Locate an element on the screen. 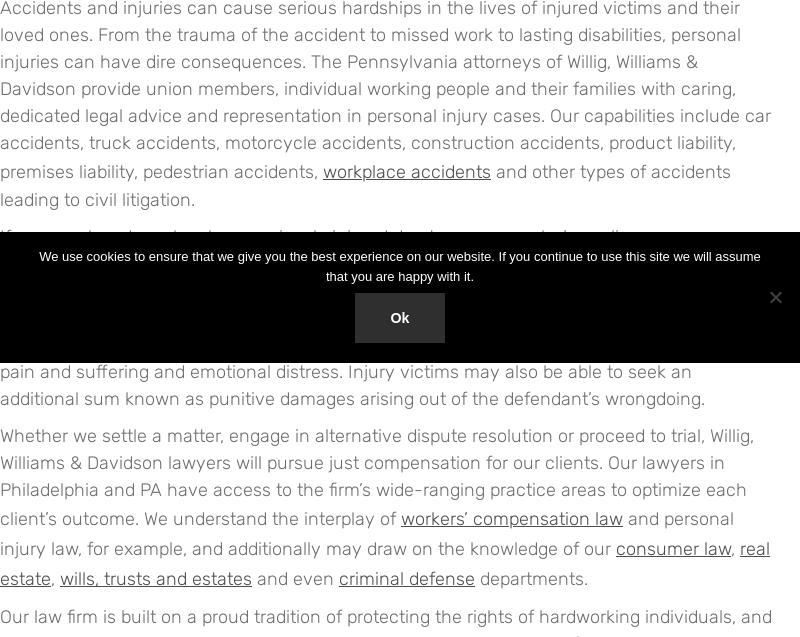 The image size is (800, 637). 'workers’ compensation law' is located at coordinates (400, 518).